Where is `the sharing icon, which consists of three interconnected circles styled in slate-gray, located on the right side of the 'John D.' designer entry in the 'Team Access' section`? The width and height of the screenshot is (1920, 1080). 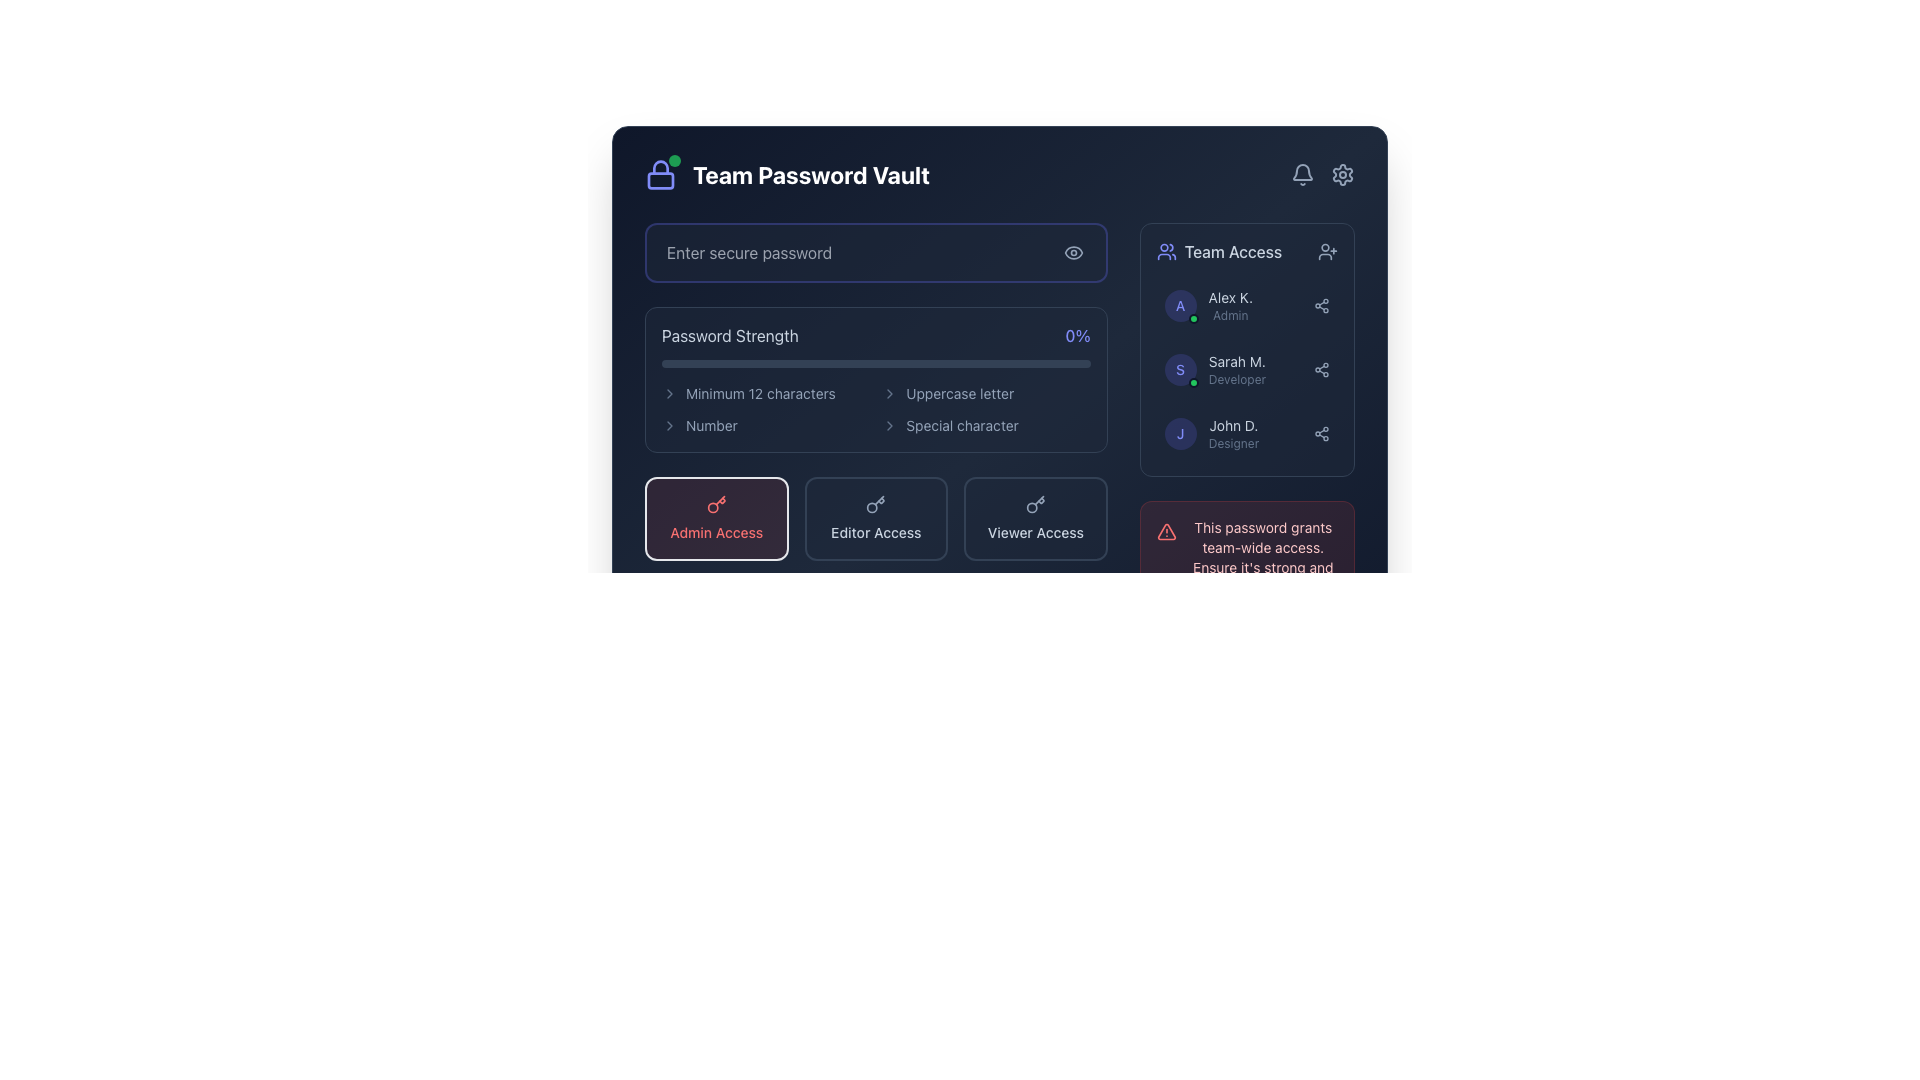
the sharing icon, which consists of three interconnected circles styled in slate-gray, located on the right side of the 'John D.' designer entry in the 'Team Access' section is located at coordinates (1321, 433).